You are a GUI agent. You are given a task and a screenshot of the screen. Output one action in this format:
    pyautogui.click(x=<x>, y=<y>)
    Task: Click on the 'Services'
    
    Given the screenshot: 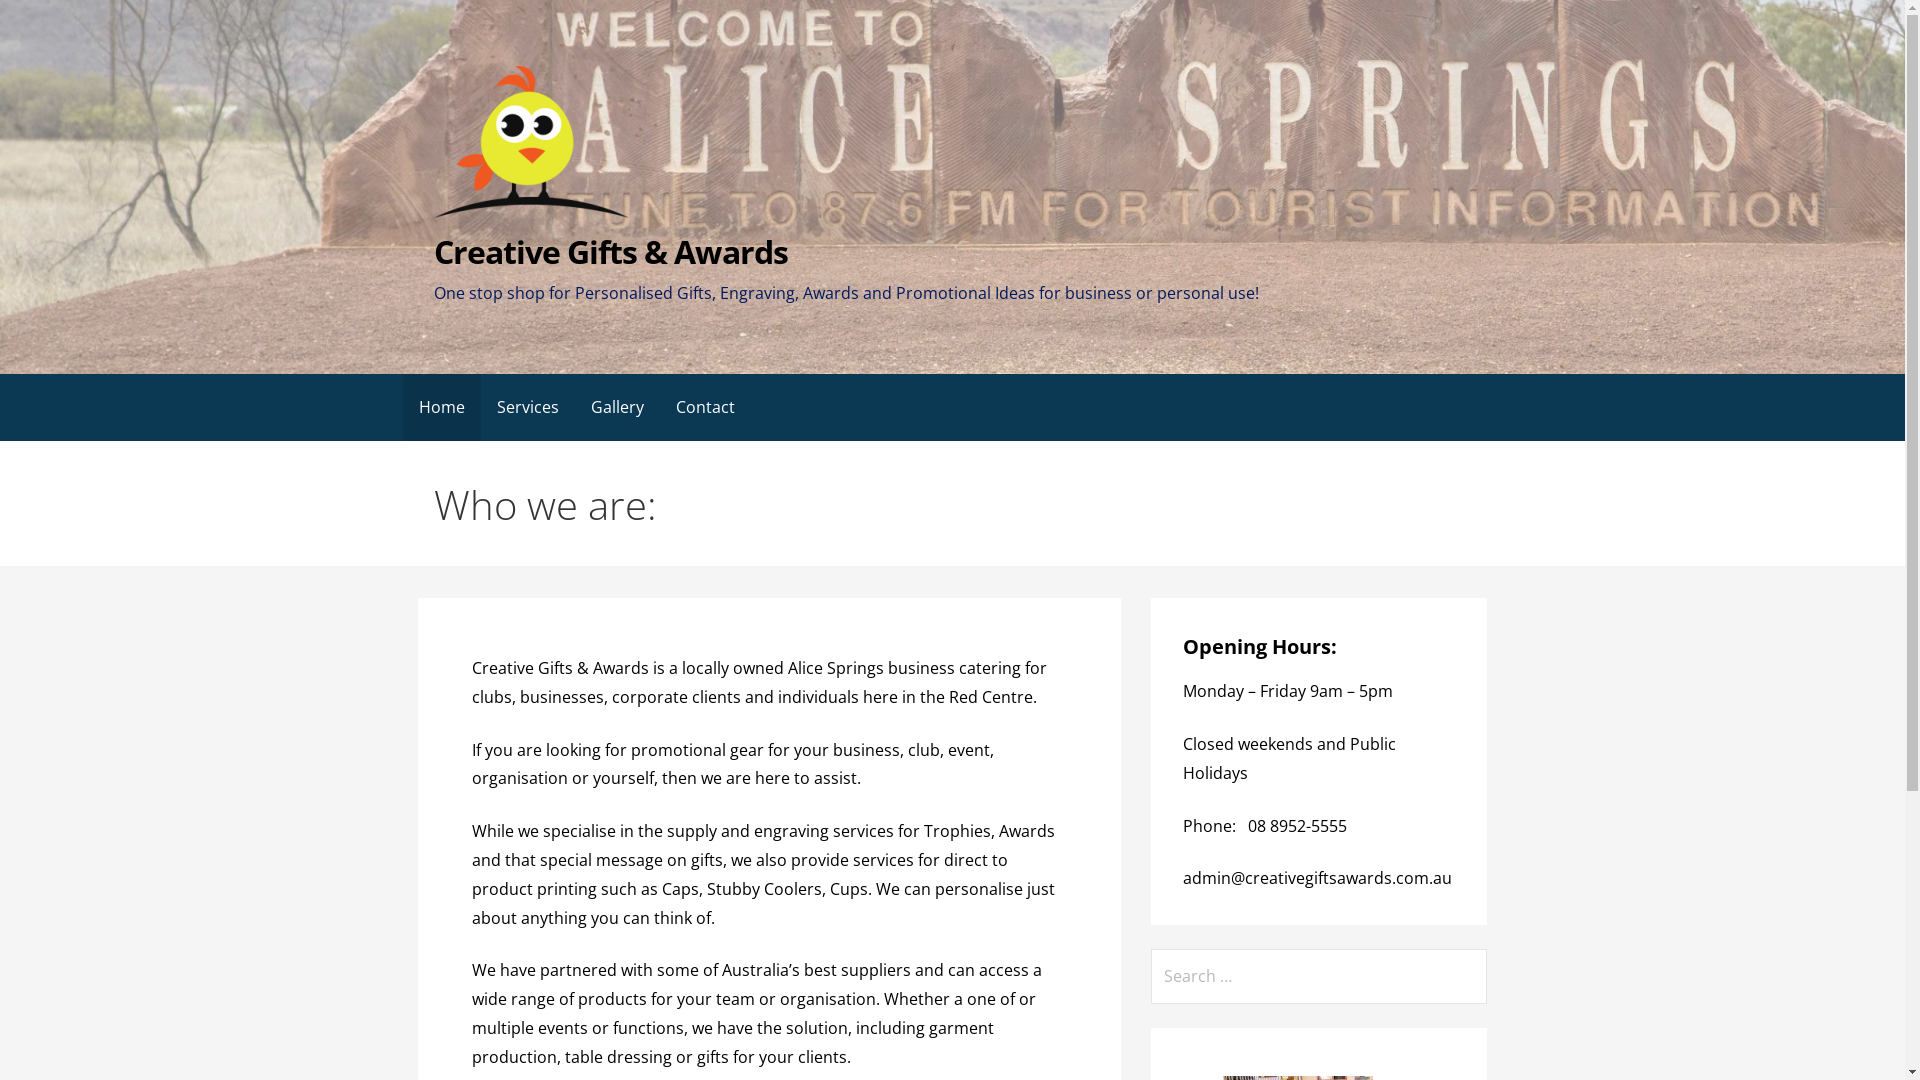 What is the action you would take?
    pyautogui.click(x=527, y=406)
    